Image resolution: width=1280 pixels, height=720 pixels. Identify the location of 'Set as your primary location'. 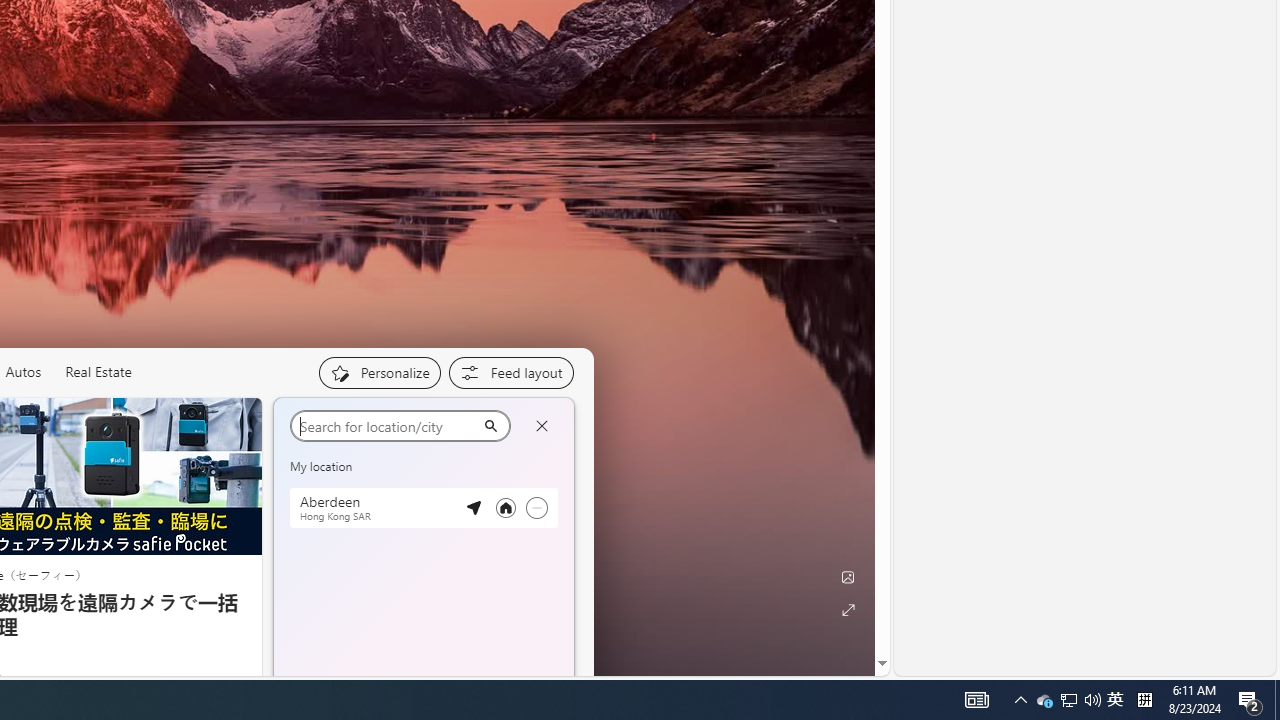
(505, 506).